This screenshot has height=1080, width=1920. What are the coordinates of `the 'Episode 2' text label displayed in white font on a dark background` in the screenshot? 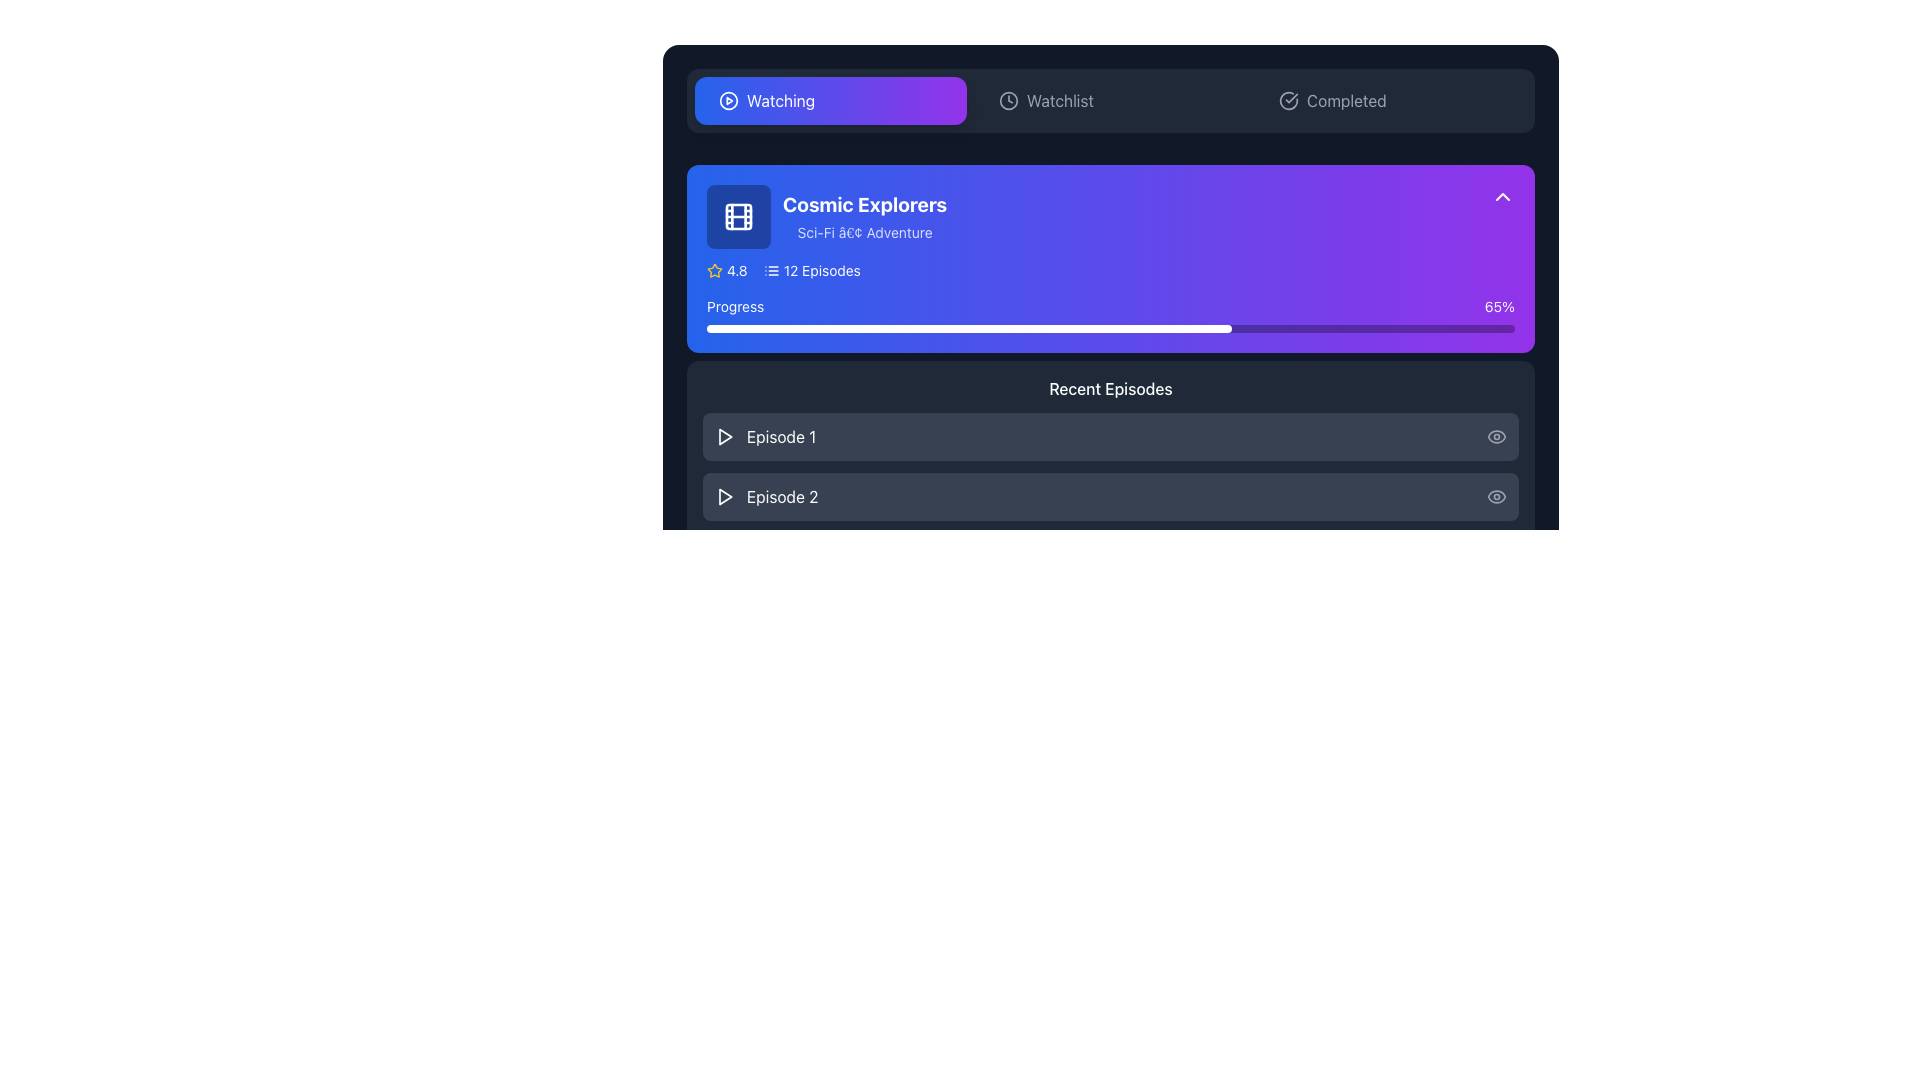 It's located at (781, 496).